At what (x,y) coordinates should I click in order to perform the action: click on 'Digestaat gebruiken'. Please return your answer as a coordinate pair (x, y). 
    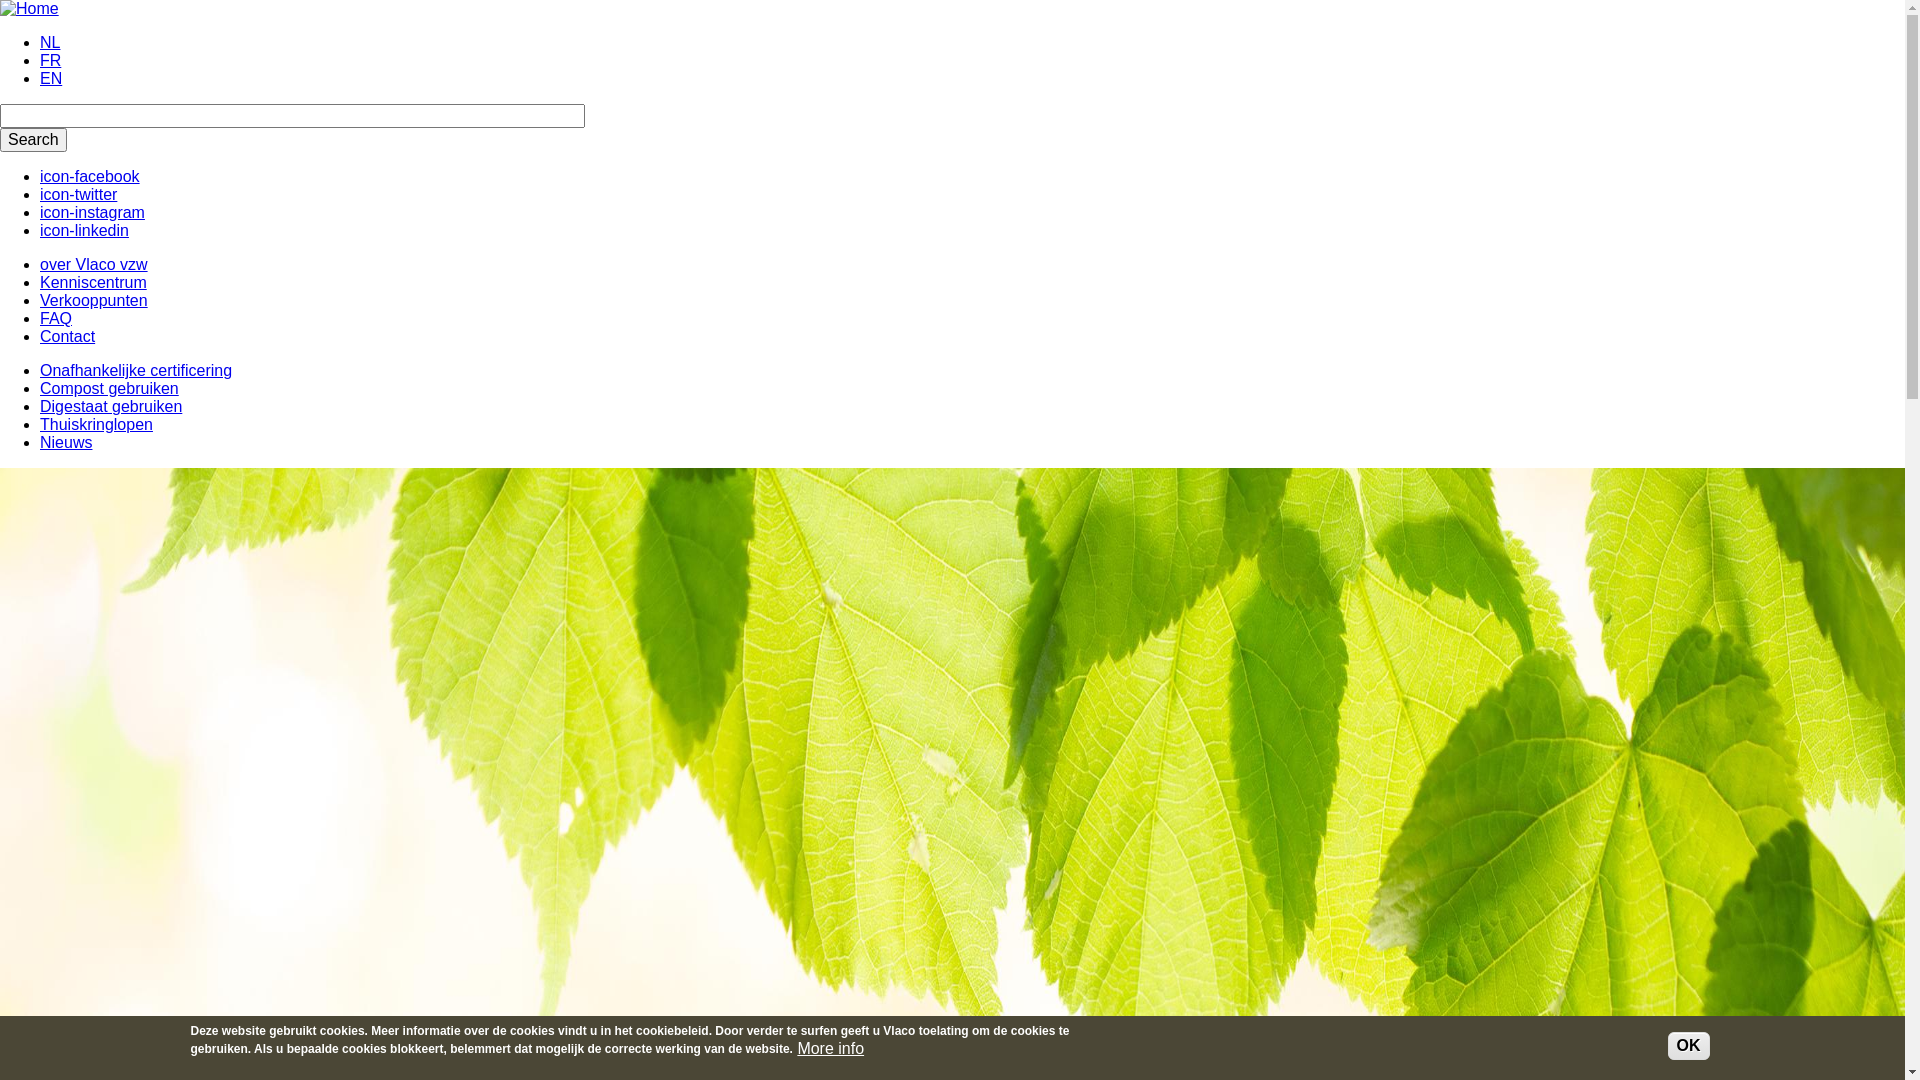
    Looking at the image, I should click on (39, 405).